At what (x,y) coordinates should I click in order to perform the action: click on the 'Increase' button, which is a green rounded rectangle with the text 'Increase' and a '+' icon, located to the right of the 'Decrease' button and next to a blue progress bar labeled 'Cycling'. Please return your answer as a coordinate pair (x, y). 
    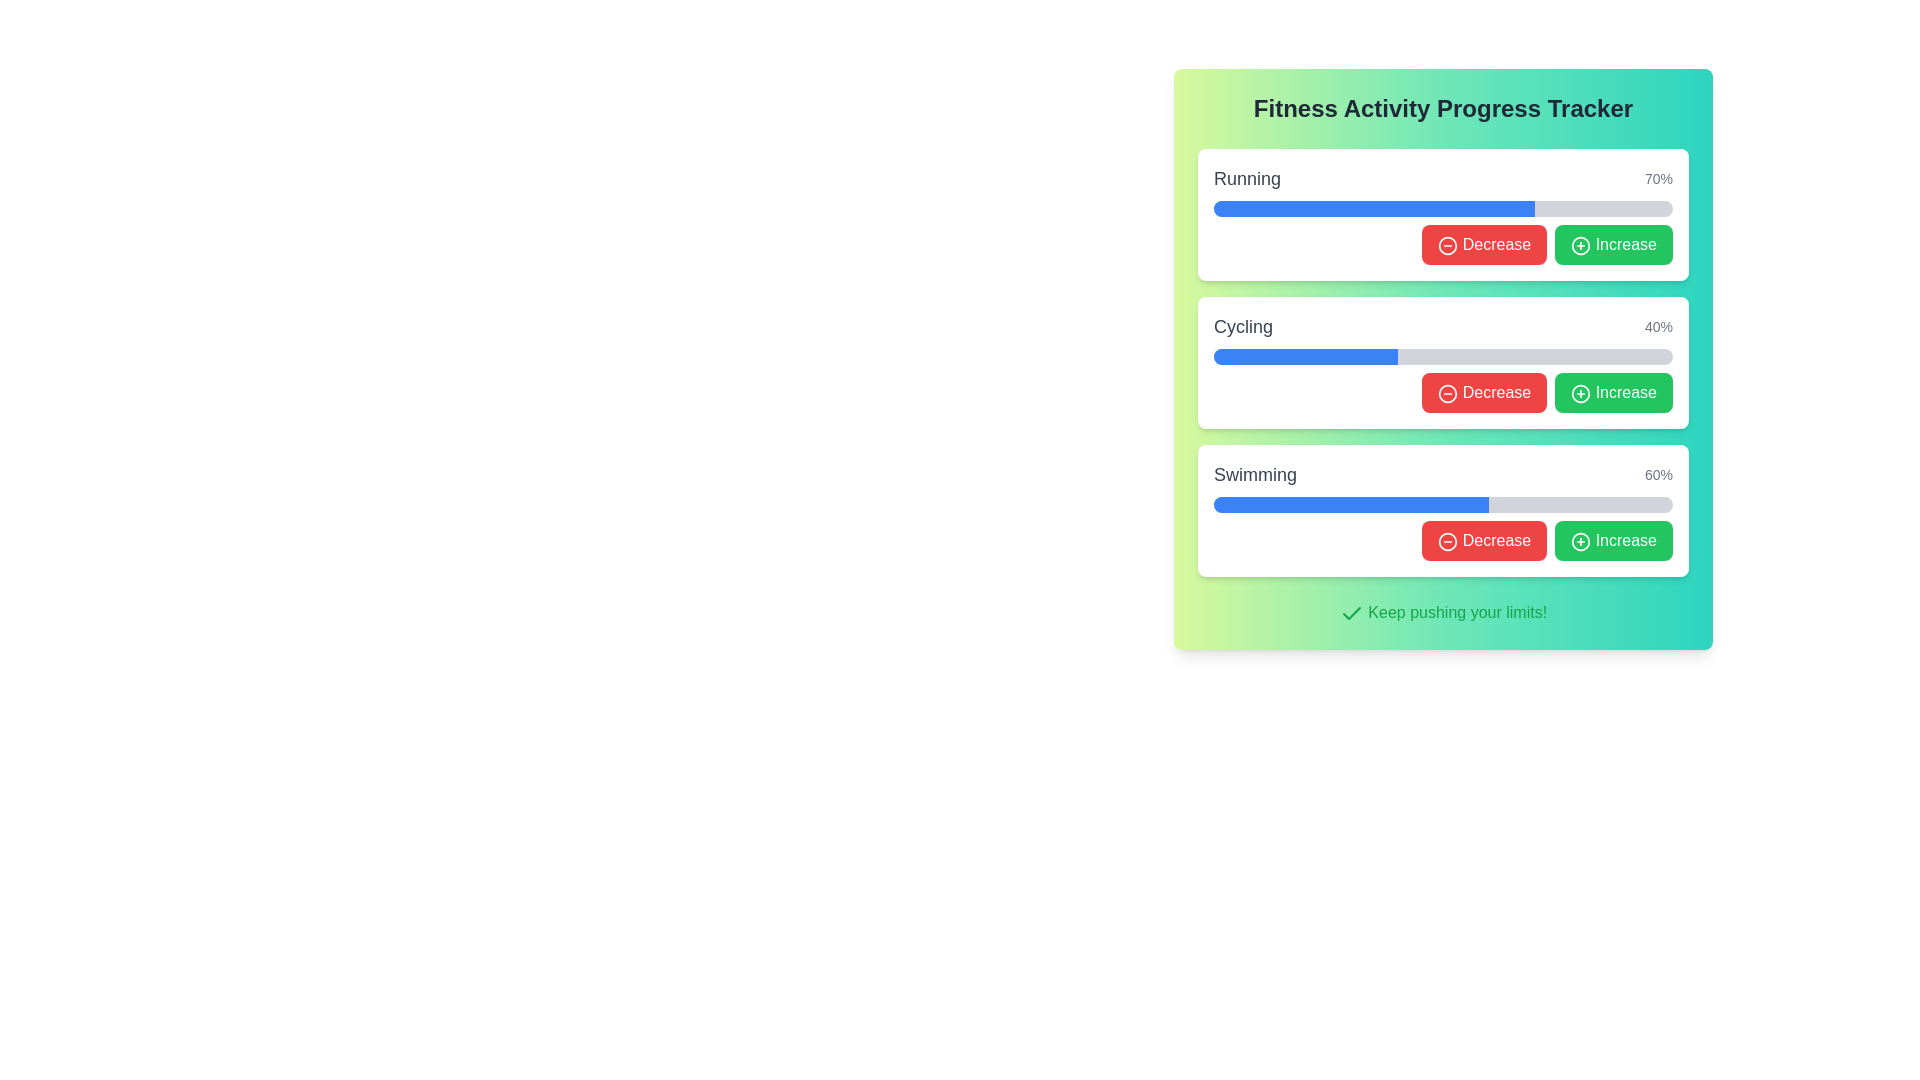
    Looking at the image, I should click on (1614, 393).